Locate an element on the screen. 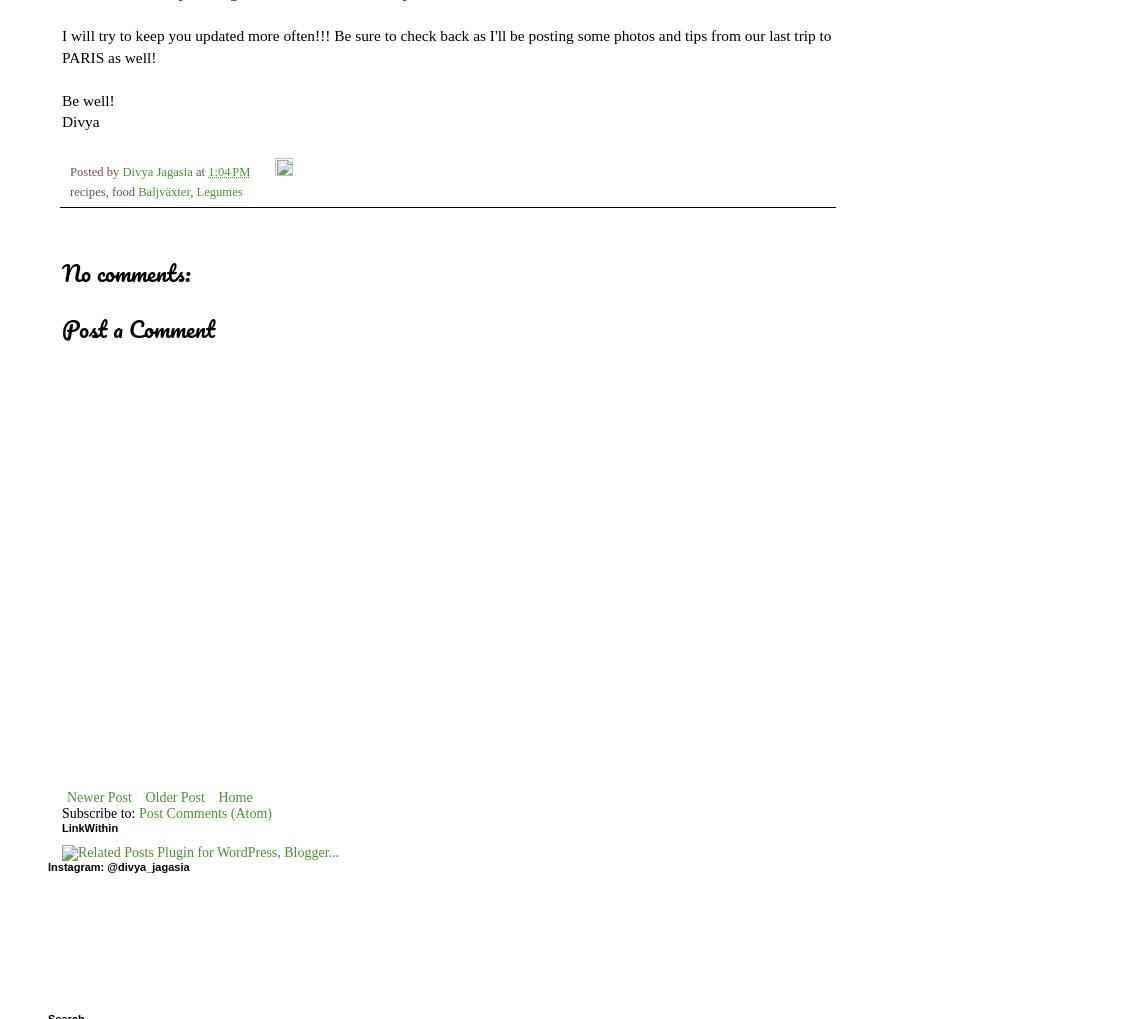  'recipes, food' is located at coordinates (104, 190).